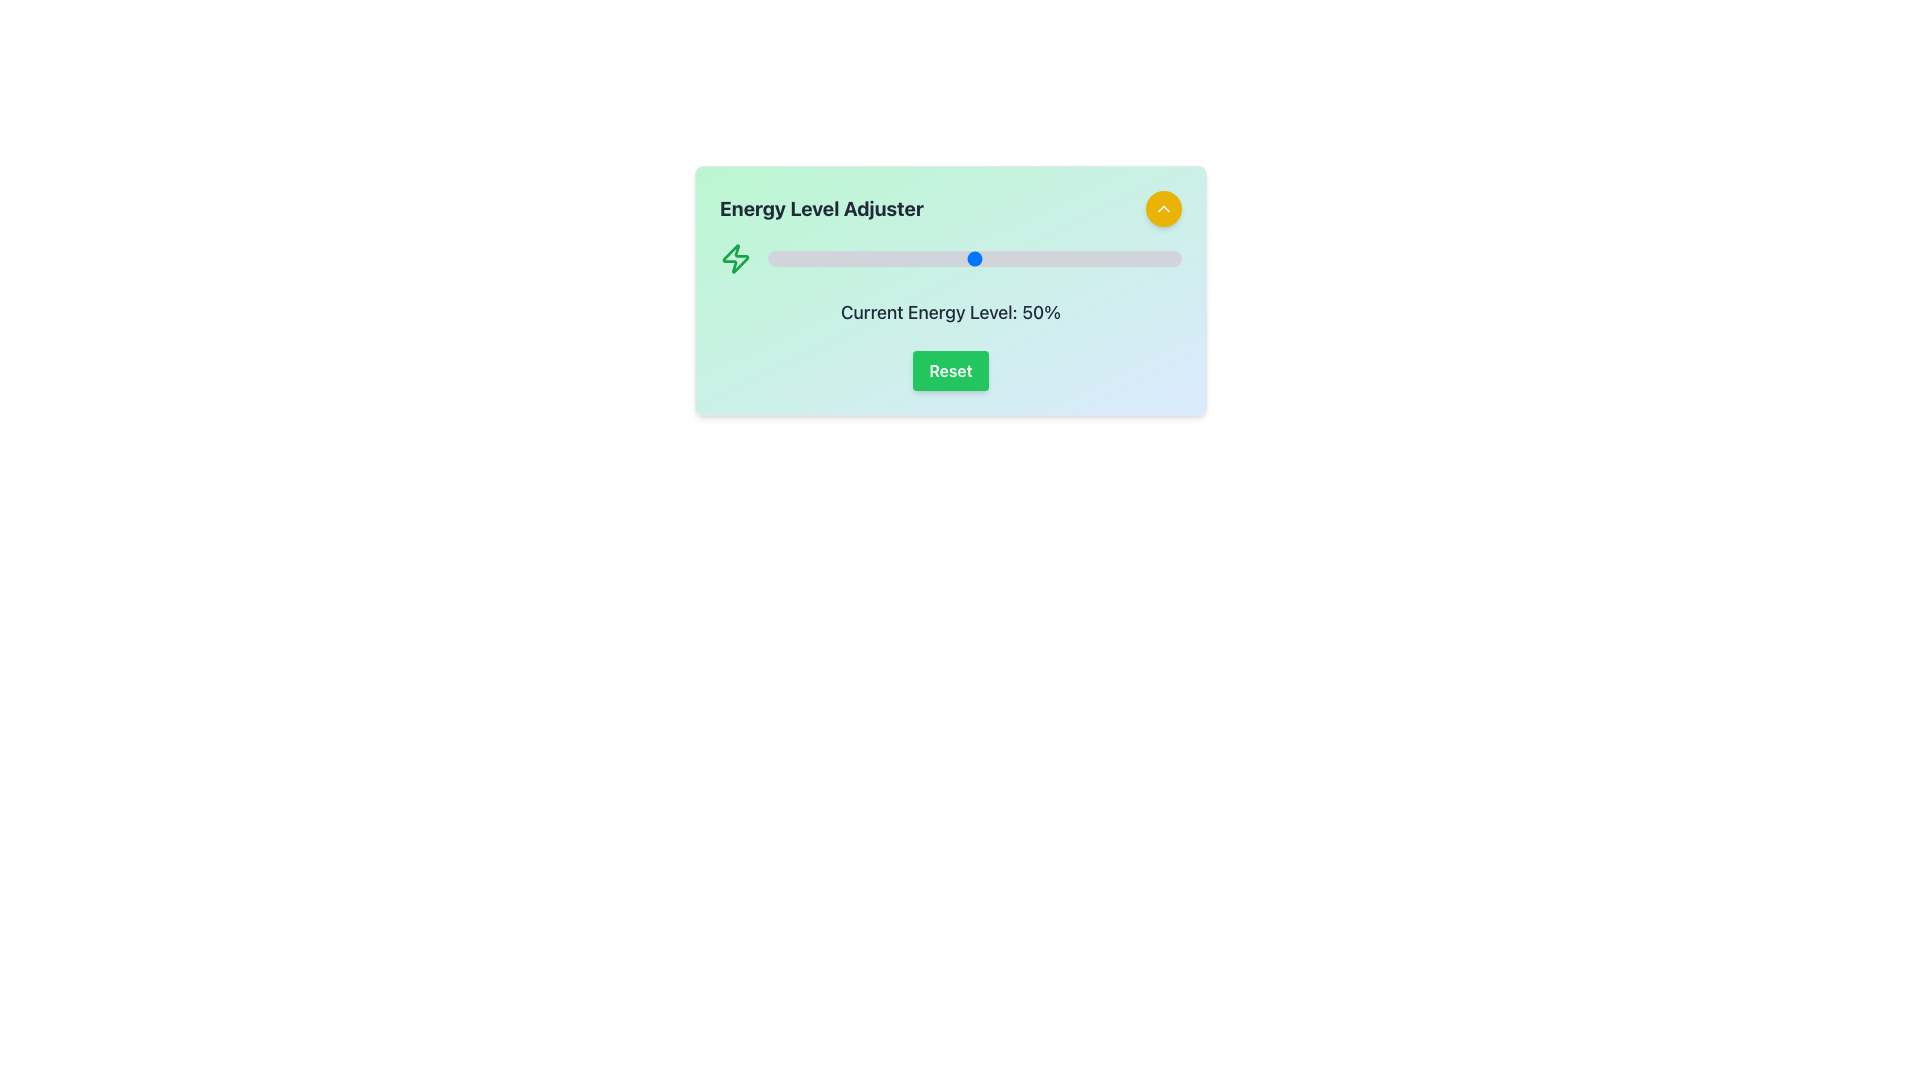 Image resolution: width=1920 pixels, height=1080 pixels. What do you see at coordinates (949, 312) in the screenshot?
I see `the Text Label that displays the current energy level of 50%, which is positioned below the slider and above the 'Reset' button` at bounding box center [949, 312].